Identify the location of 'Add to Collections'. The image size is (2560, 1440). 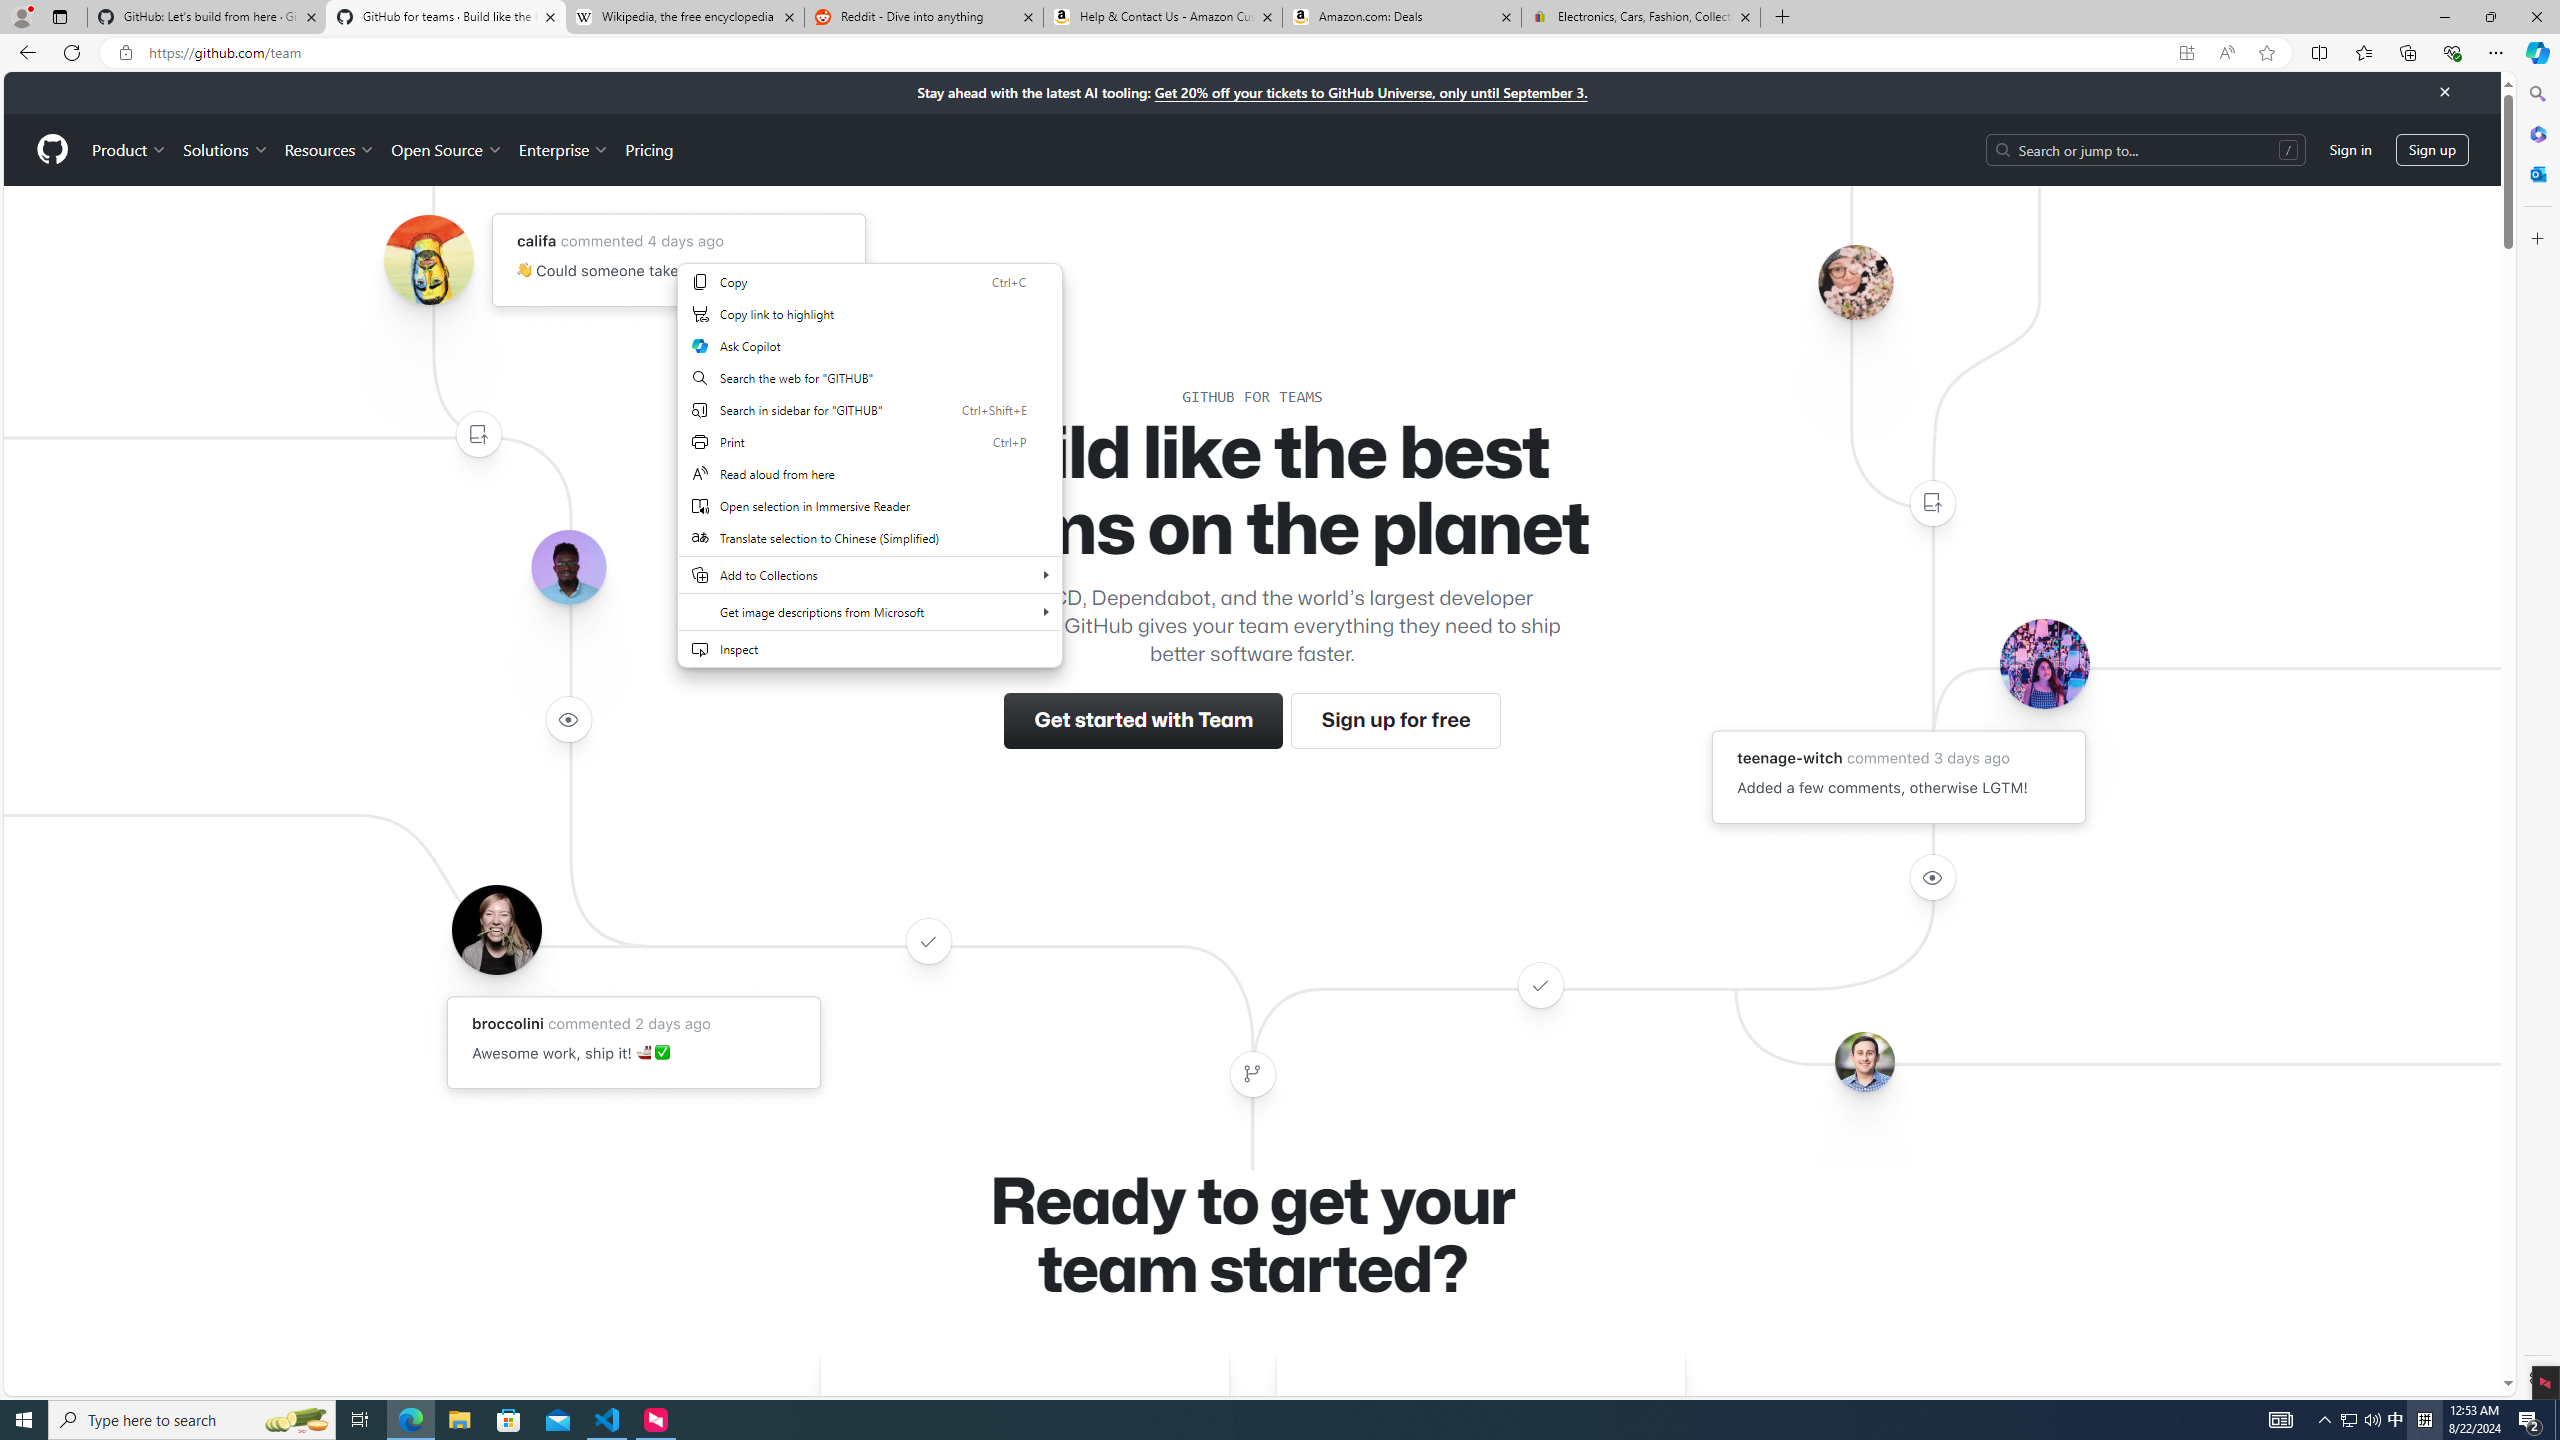
(869, 574).